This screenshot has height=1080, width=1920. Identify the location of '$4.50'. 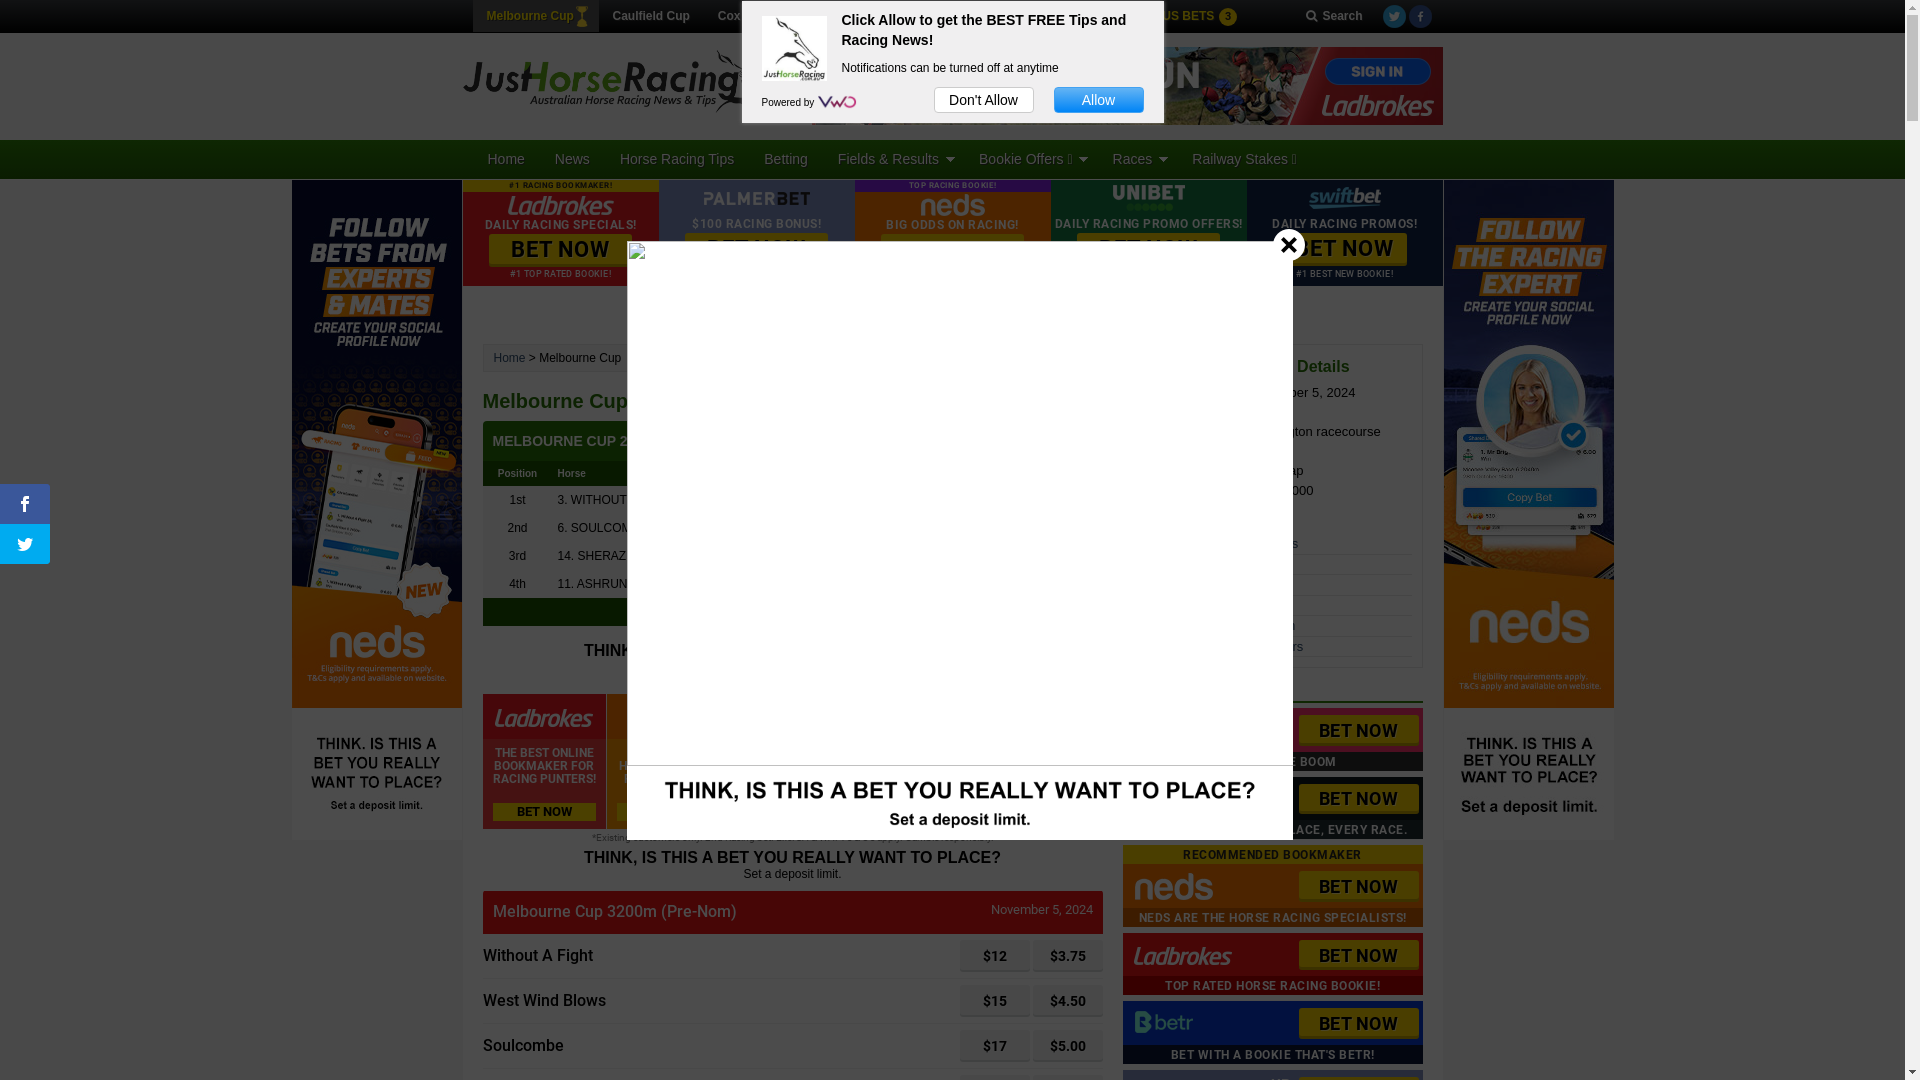
(1065, 1001).